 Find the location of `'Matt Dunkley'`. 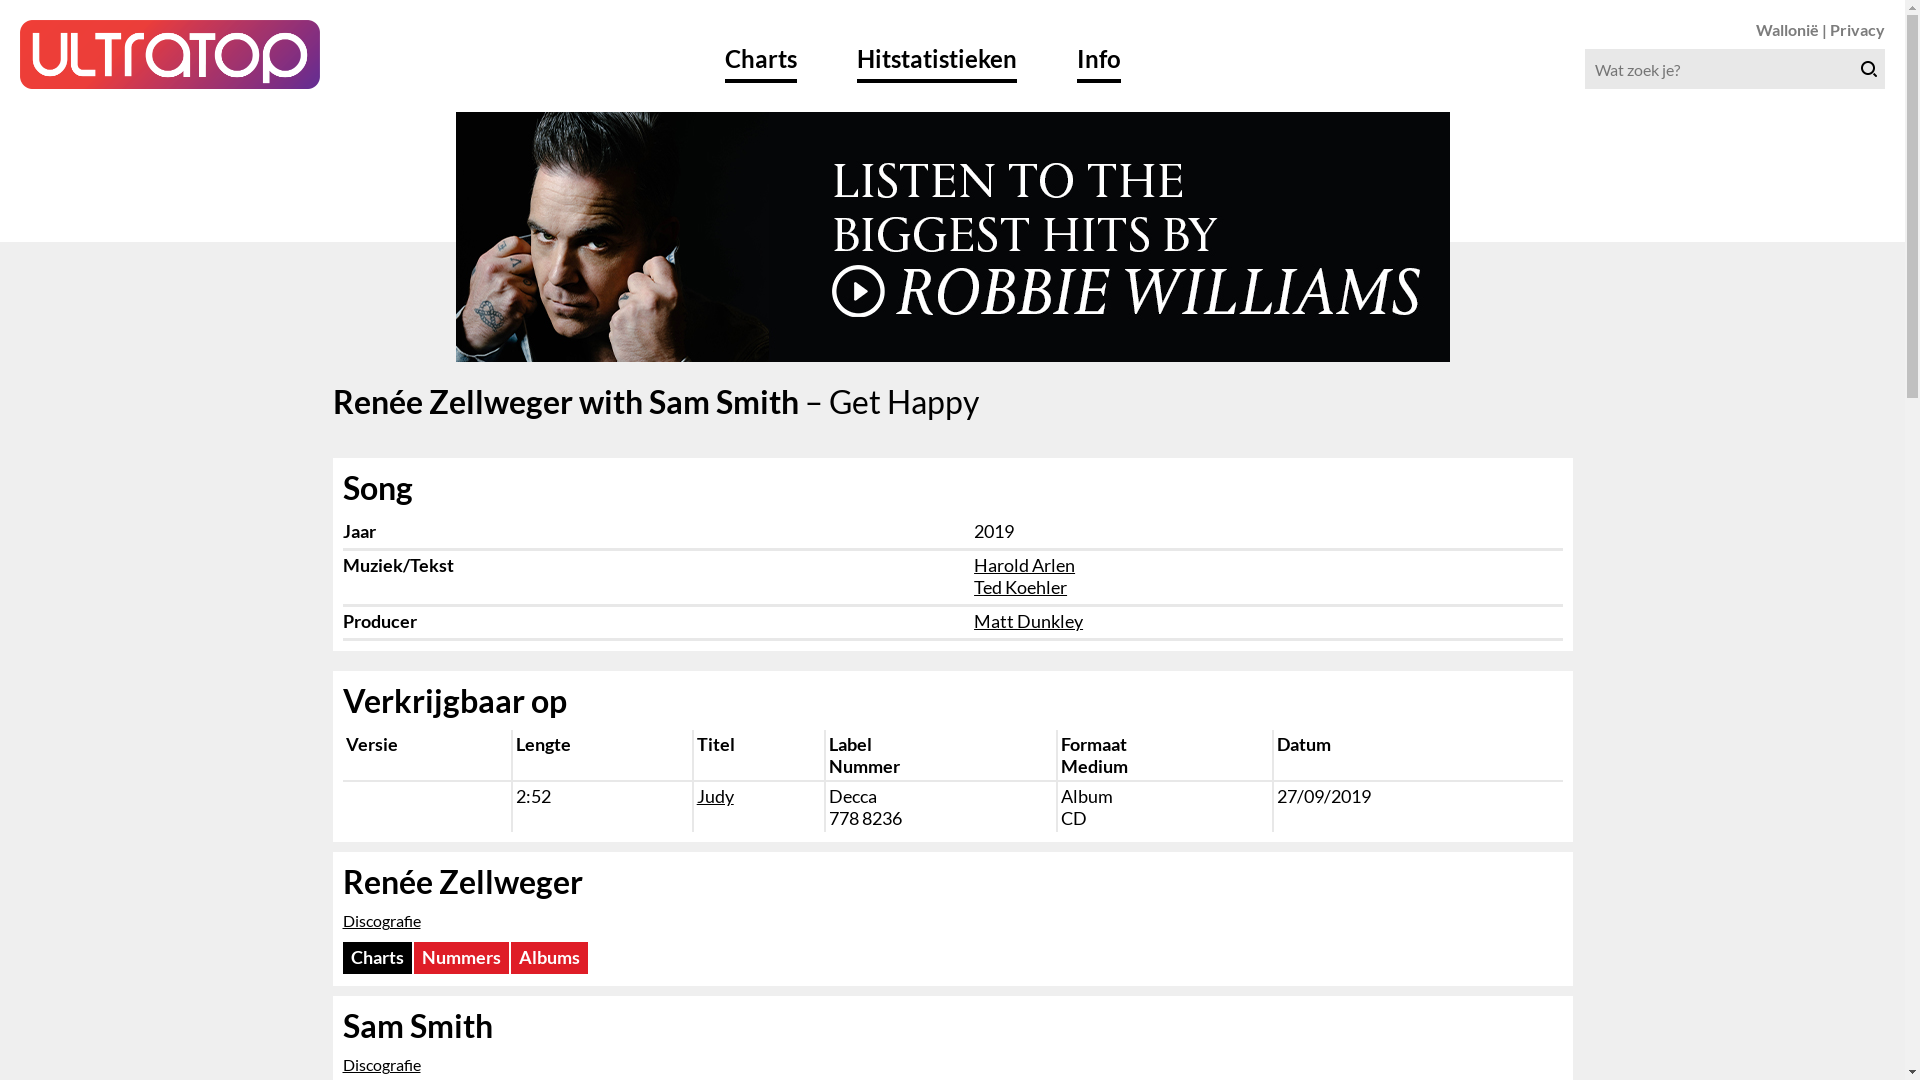

'Matt Dunkley' is located at coordinates (974, 620).